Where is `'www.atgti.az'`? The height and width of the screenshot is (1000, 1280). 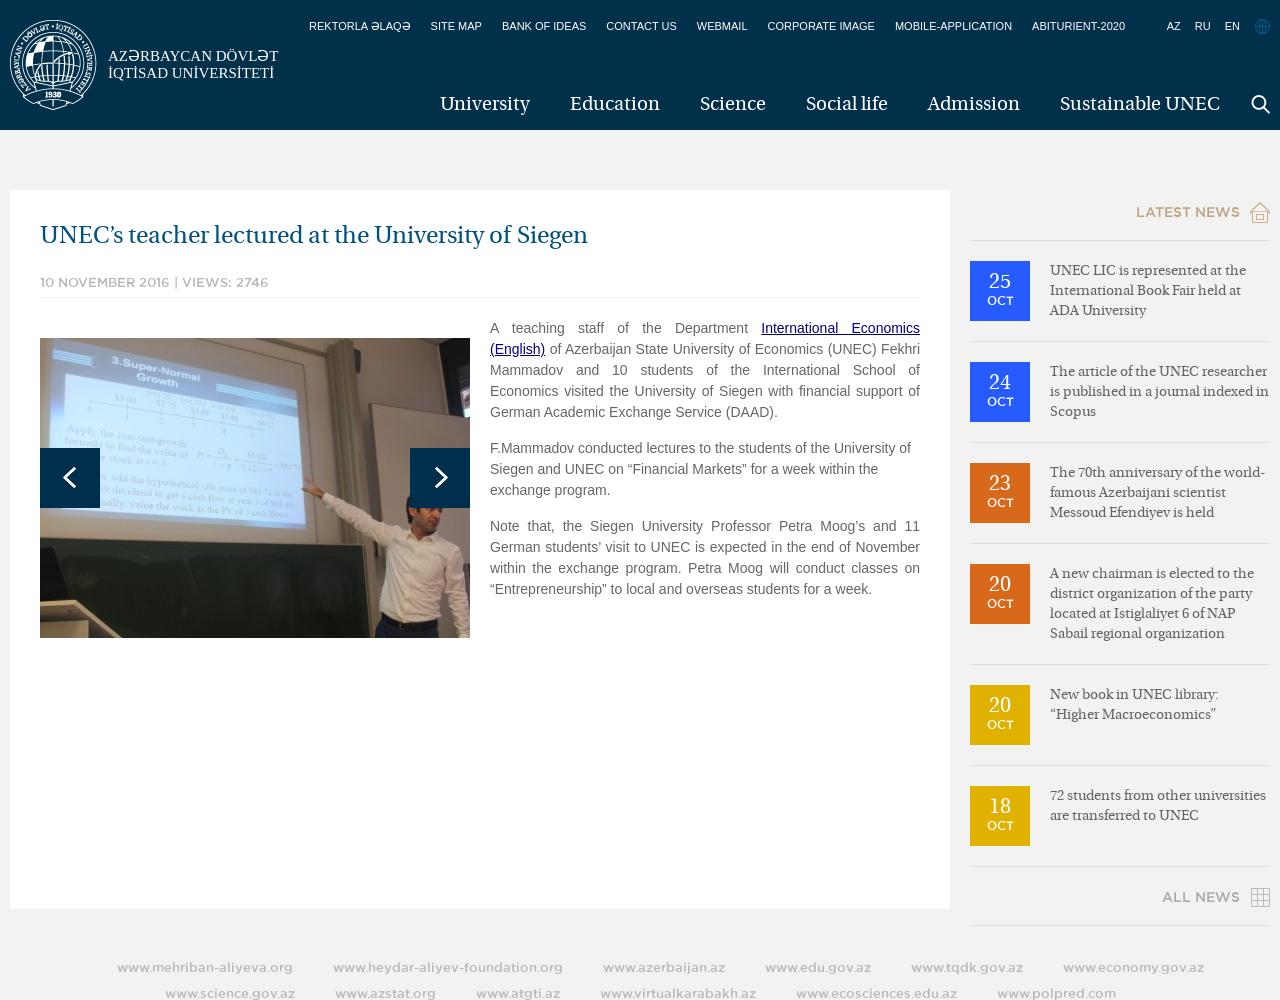 'www.atgti.az' is located at coordinates (474, 992).